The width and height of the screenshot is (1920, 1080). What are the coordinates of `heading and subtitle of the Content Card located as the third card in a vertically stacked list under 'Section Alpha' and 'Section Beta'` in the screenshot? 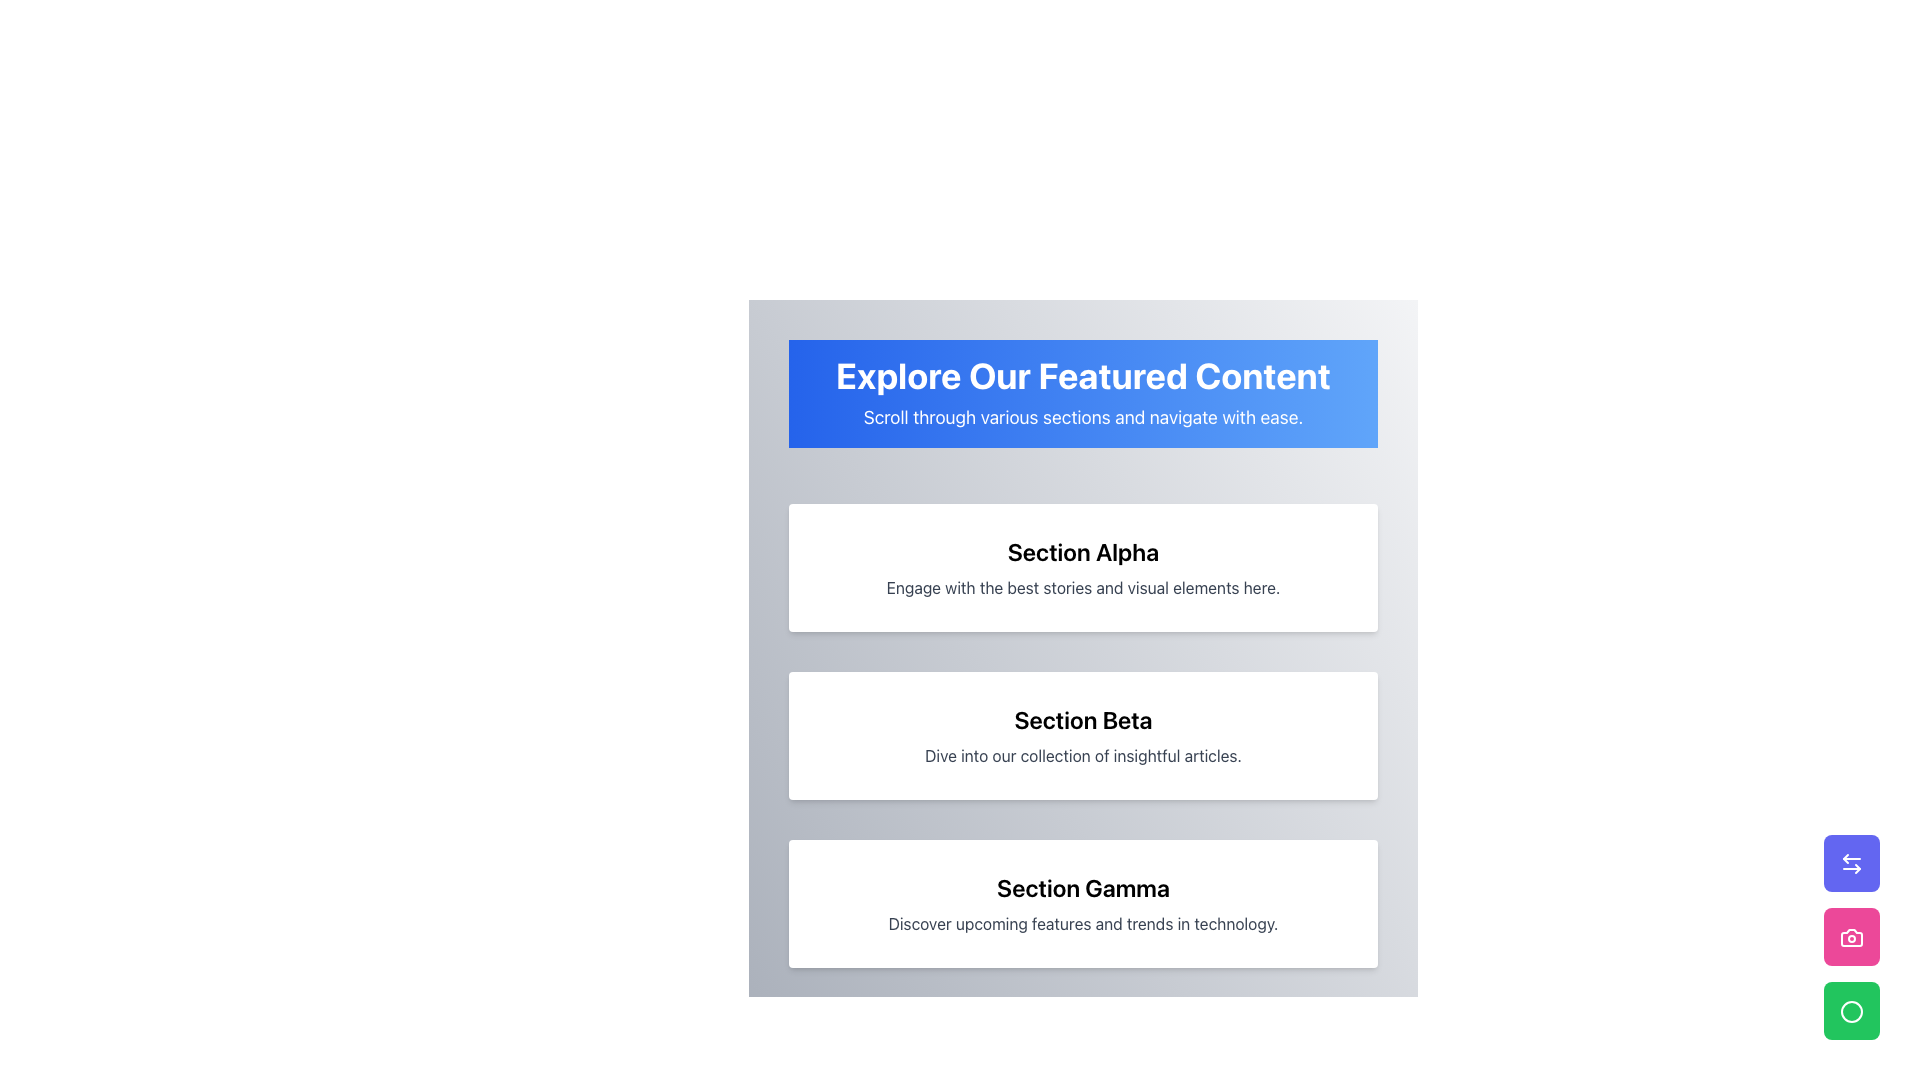 It's located at (1082, 903).